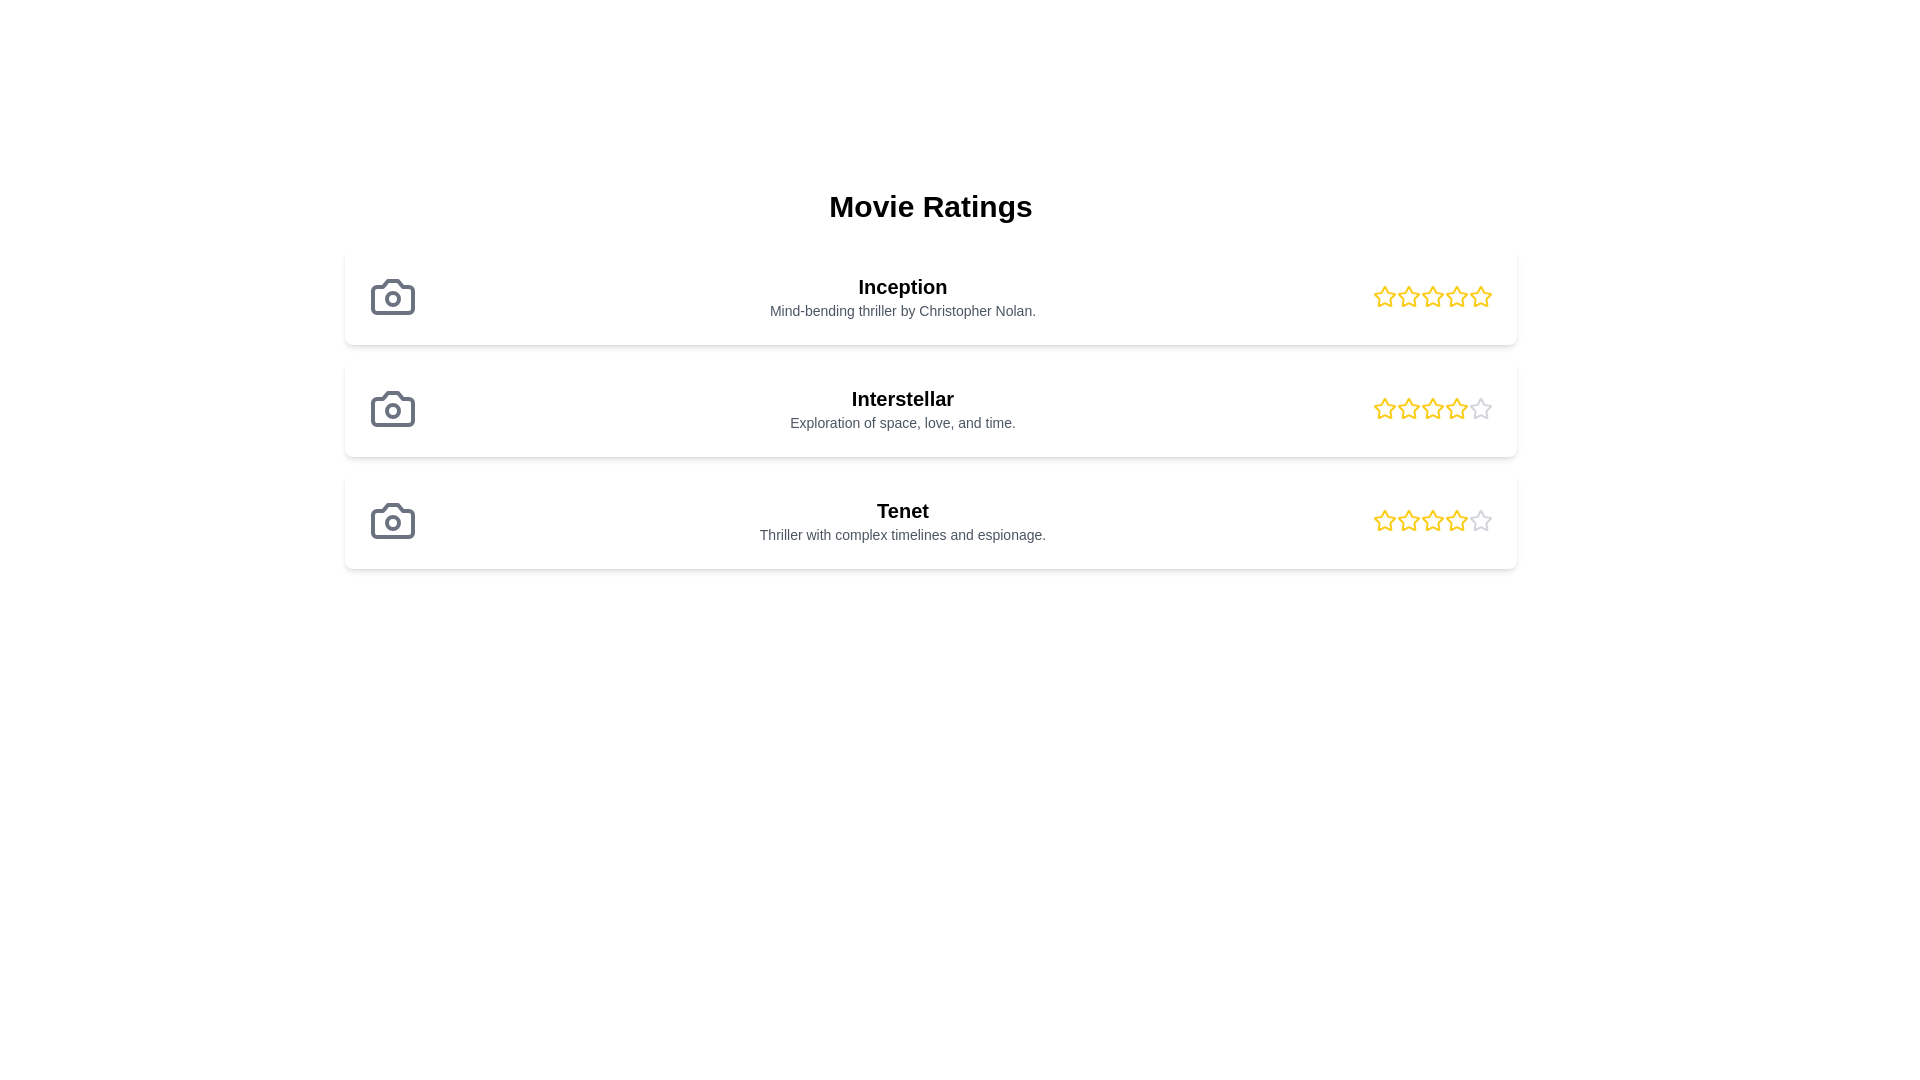  Describe the element at coordinates (1408, 519) in the screenshot. I see `the third star in the Rating Star Indicator to provide a 3-star rating for the 'Tenet' item` at that location.